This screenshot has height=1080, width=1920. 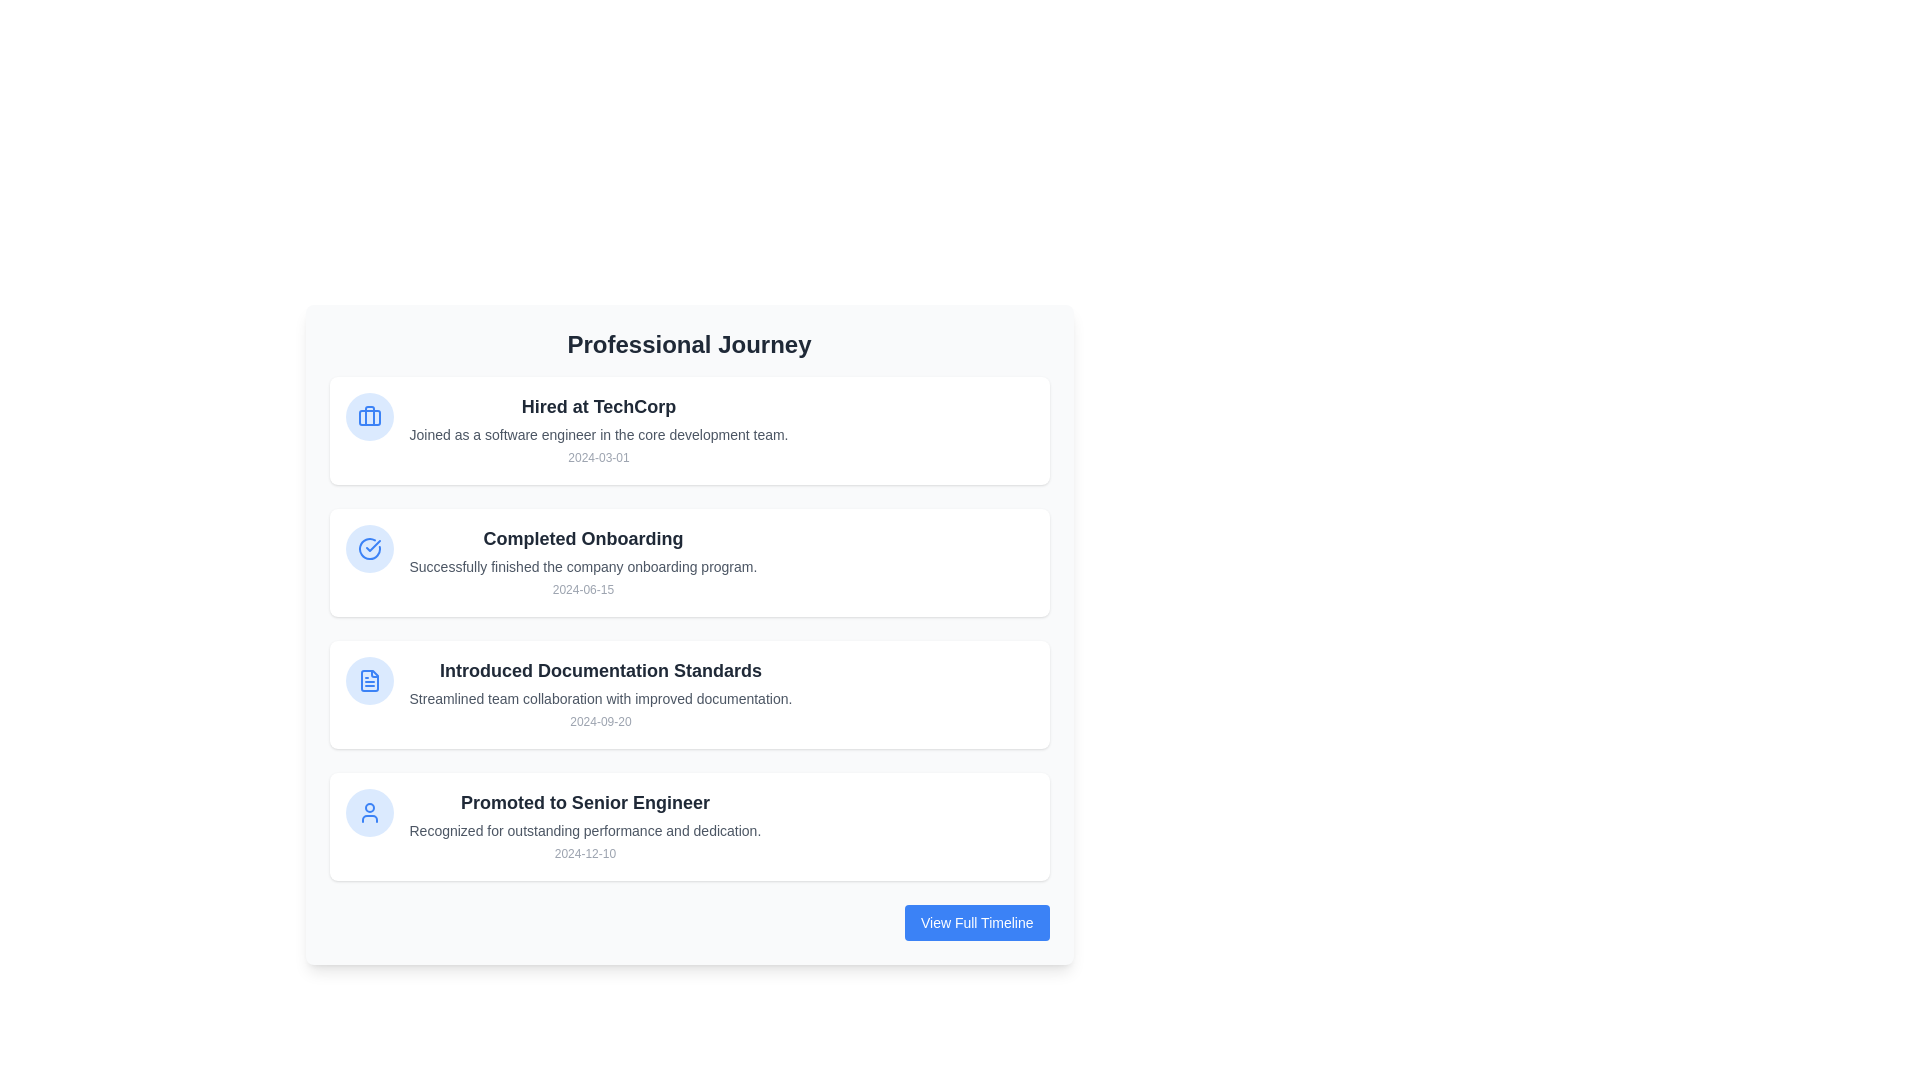 I want to click on descriptive text label located in the first tile of the vertically stacked timeline interface, positioned below 'Hired at TechCorp' and above the date '2024-03-01', so click(x=598, y=434).